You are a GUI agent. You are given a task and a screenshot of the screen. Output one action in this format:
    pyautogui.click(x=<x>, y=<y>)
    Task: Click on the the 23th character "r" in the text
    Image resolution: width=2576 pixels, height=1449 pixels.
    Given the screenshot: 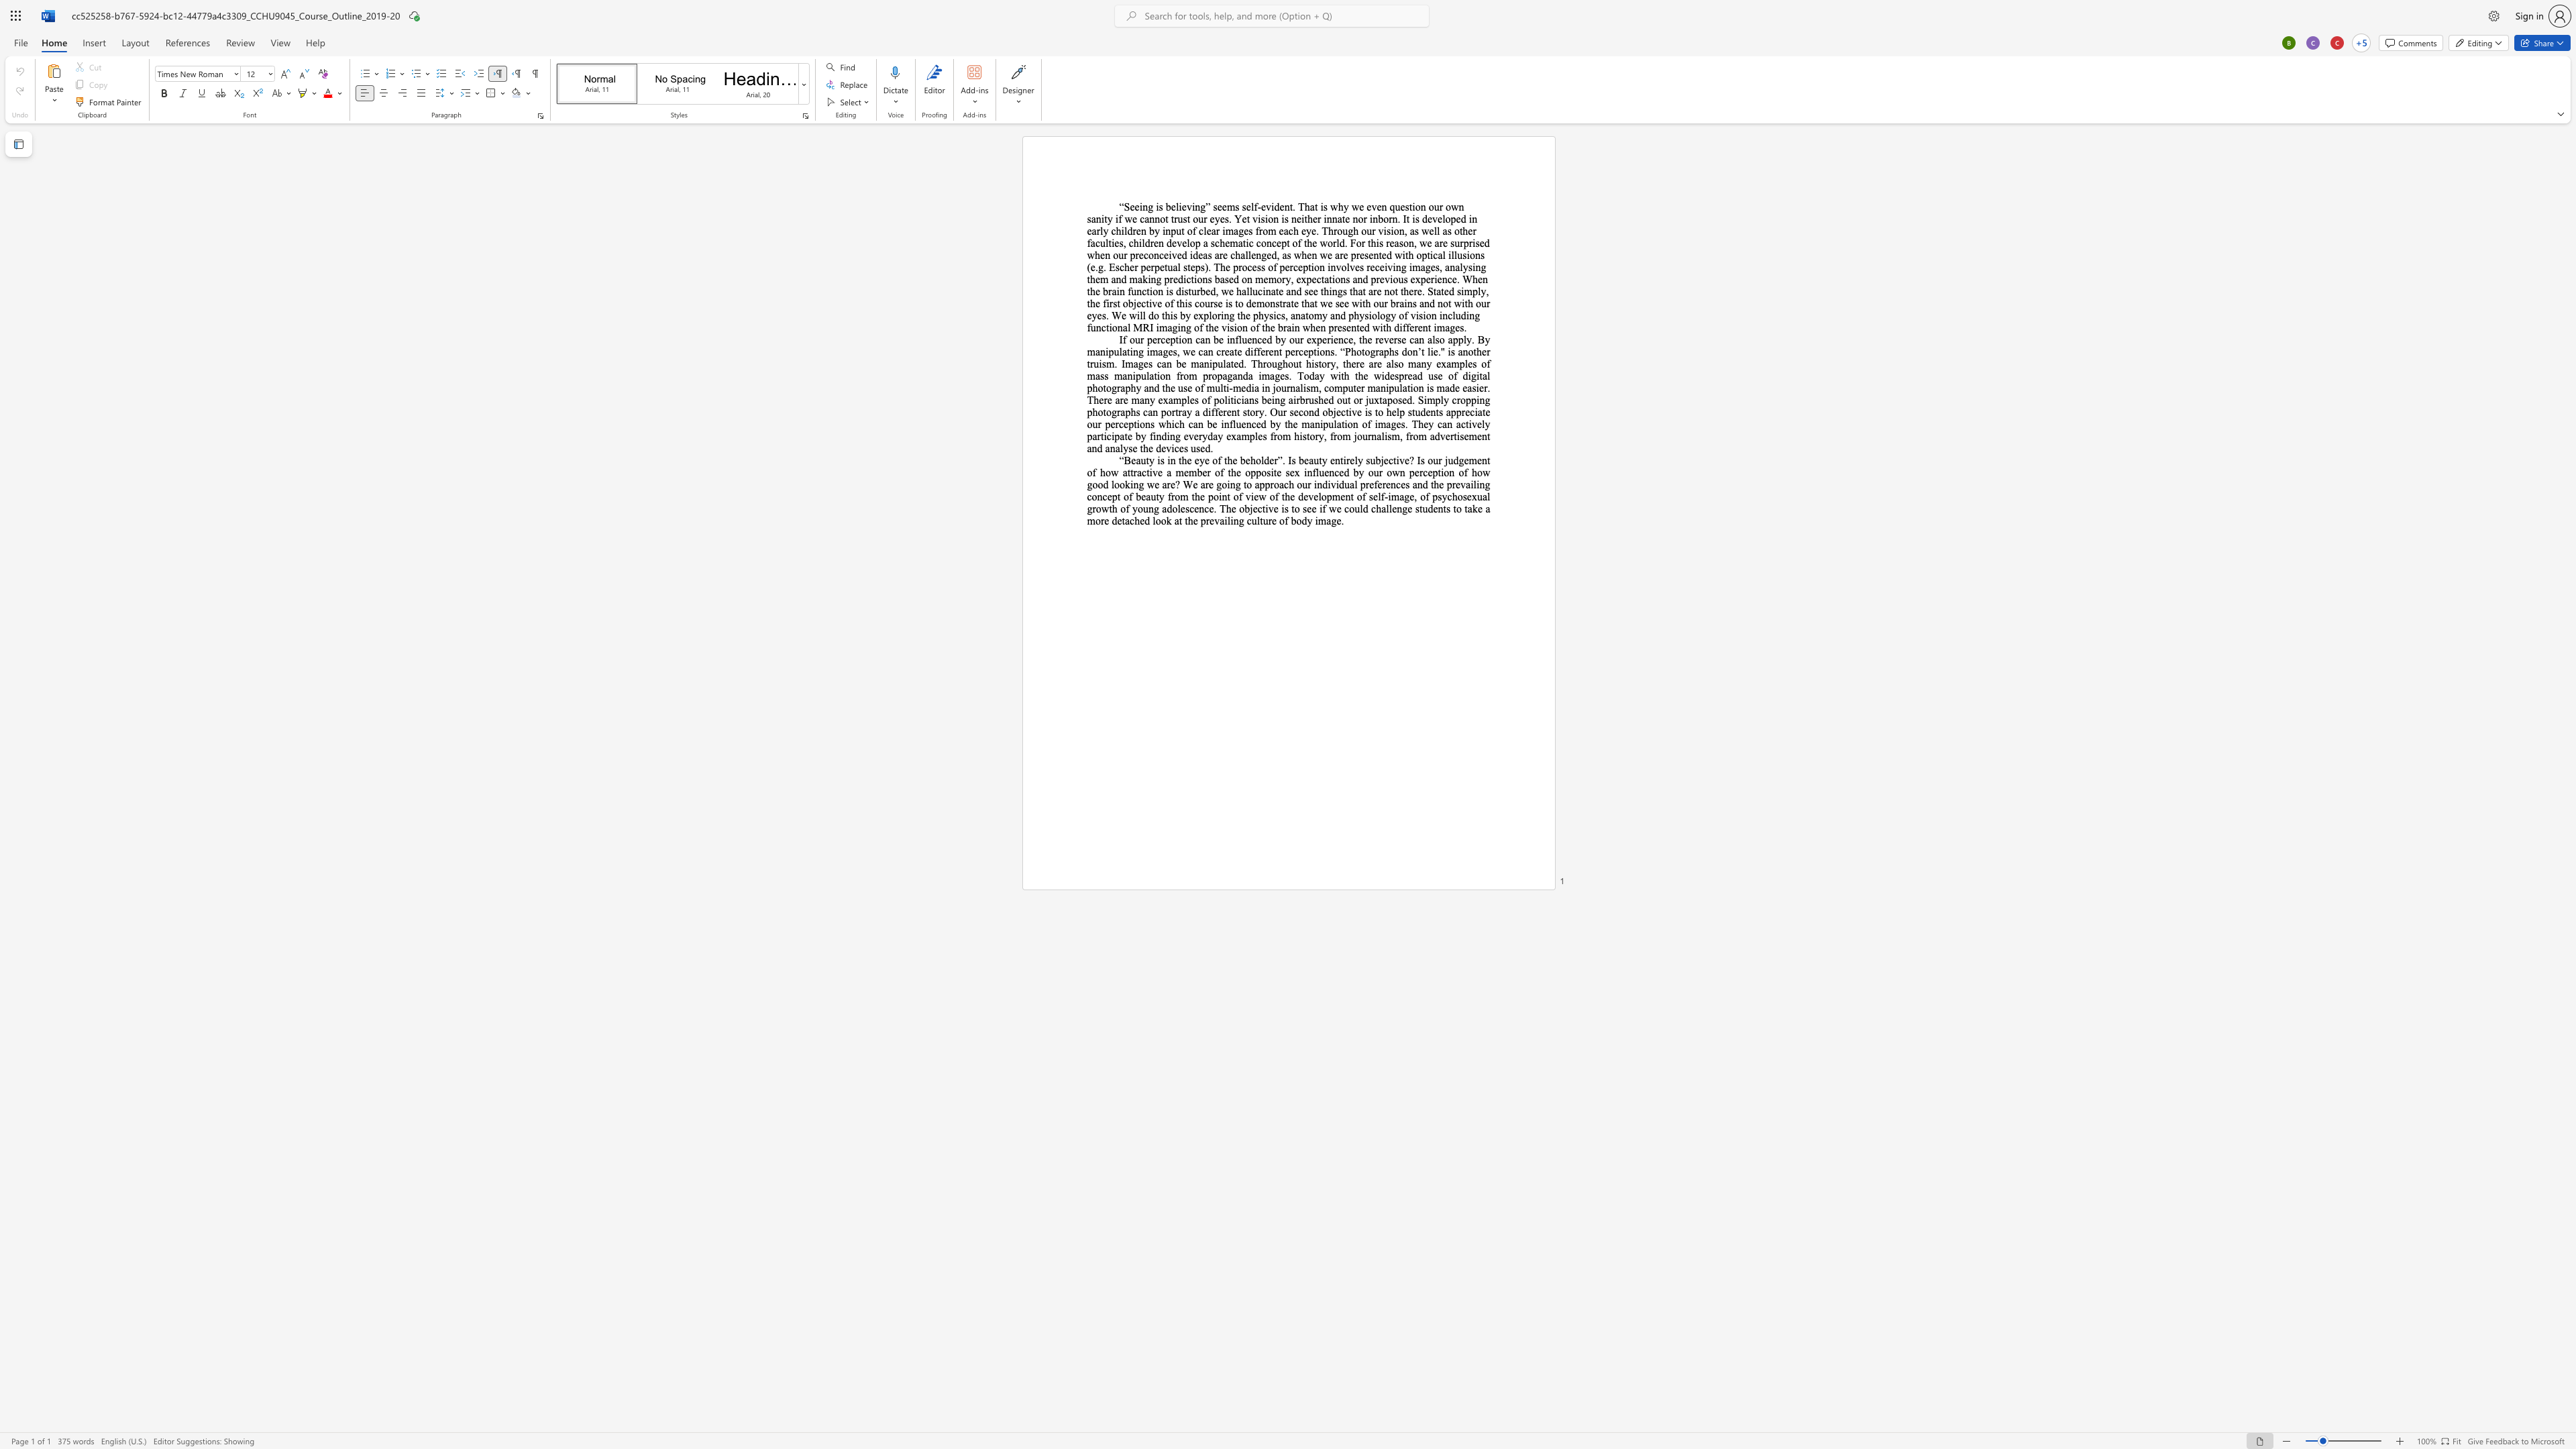 What is the action you would take?
    pyautogui.click(x=1484, y=387)
    